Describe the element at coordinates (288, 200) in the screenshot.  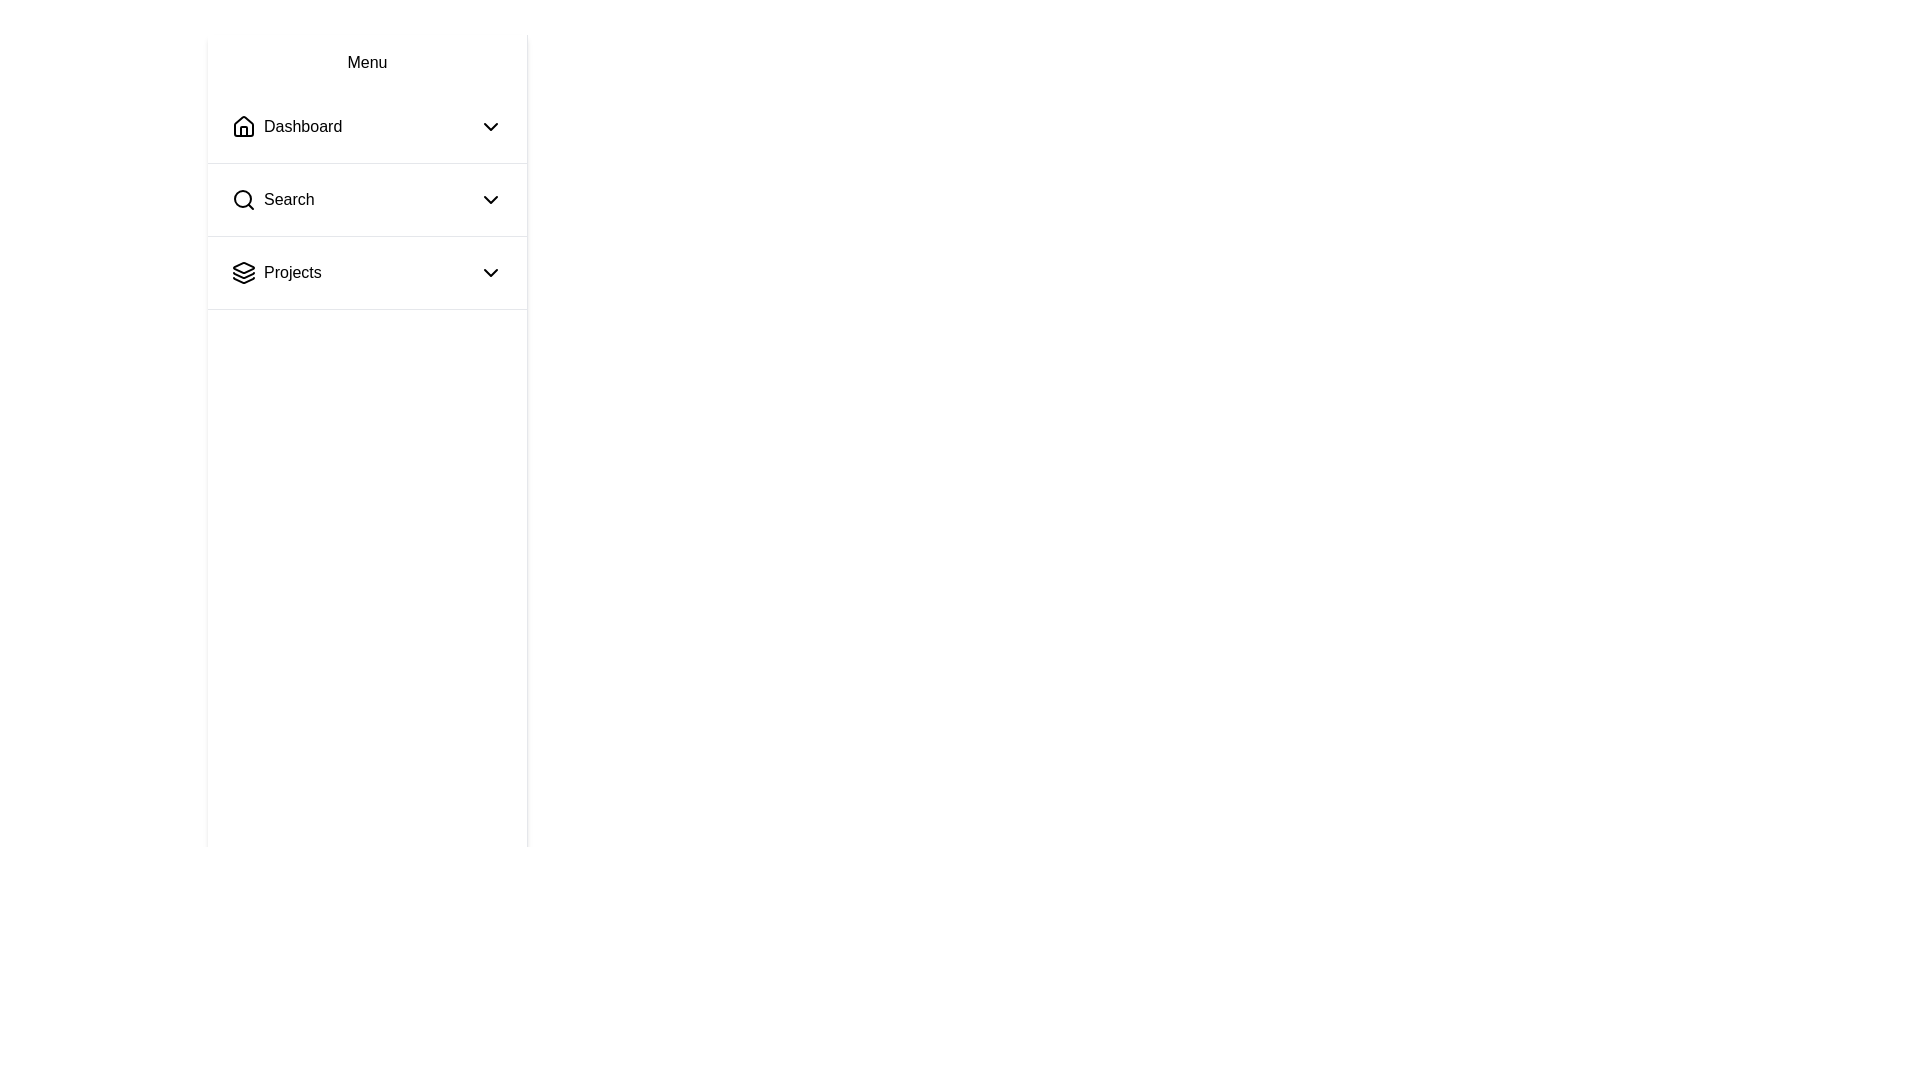
I see `the 'Search' text label` at that location.